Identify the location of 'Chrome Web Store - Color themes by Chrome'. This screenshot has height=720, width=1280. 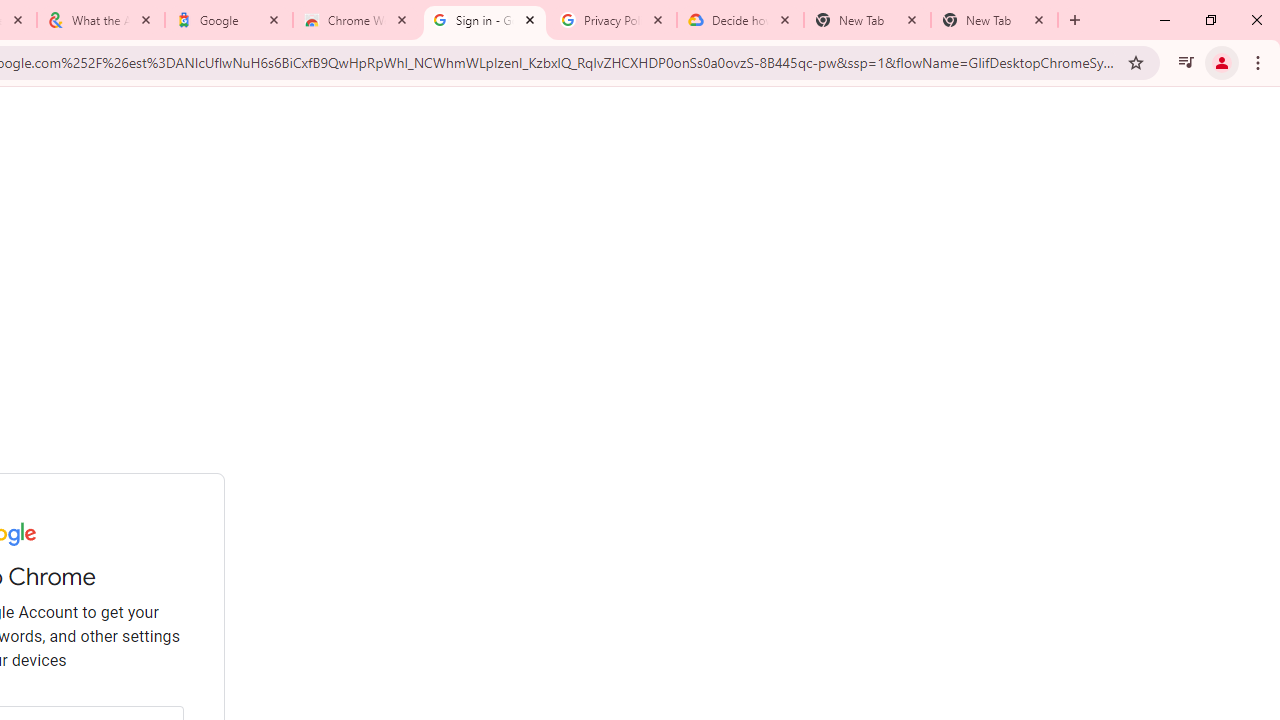
(357, 20).